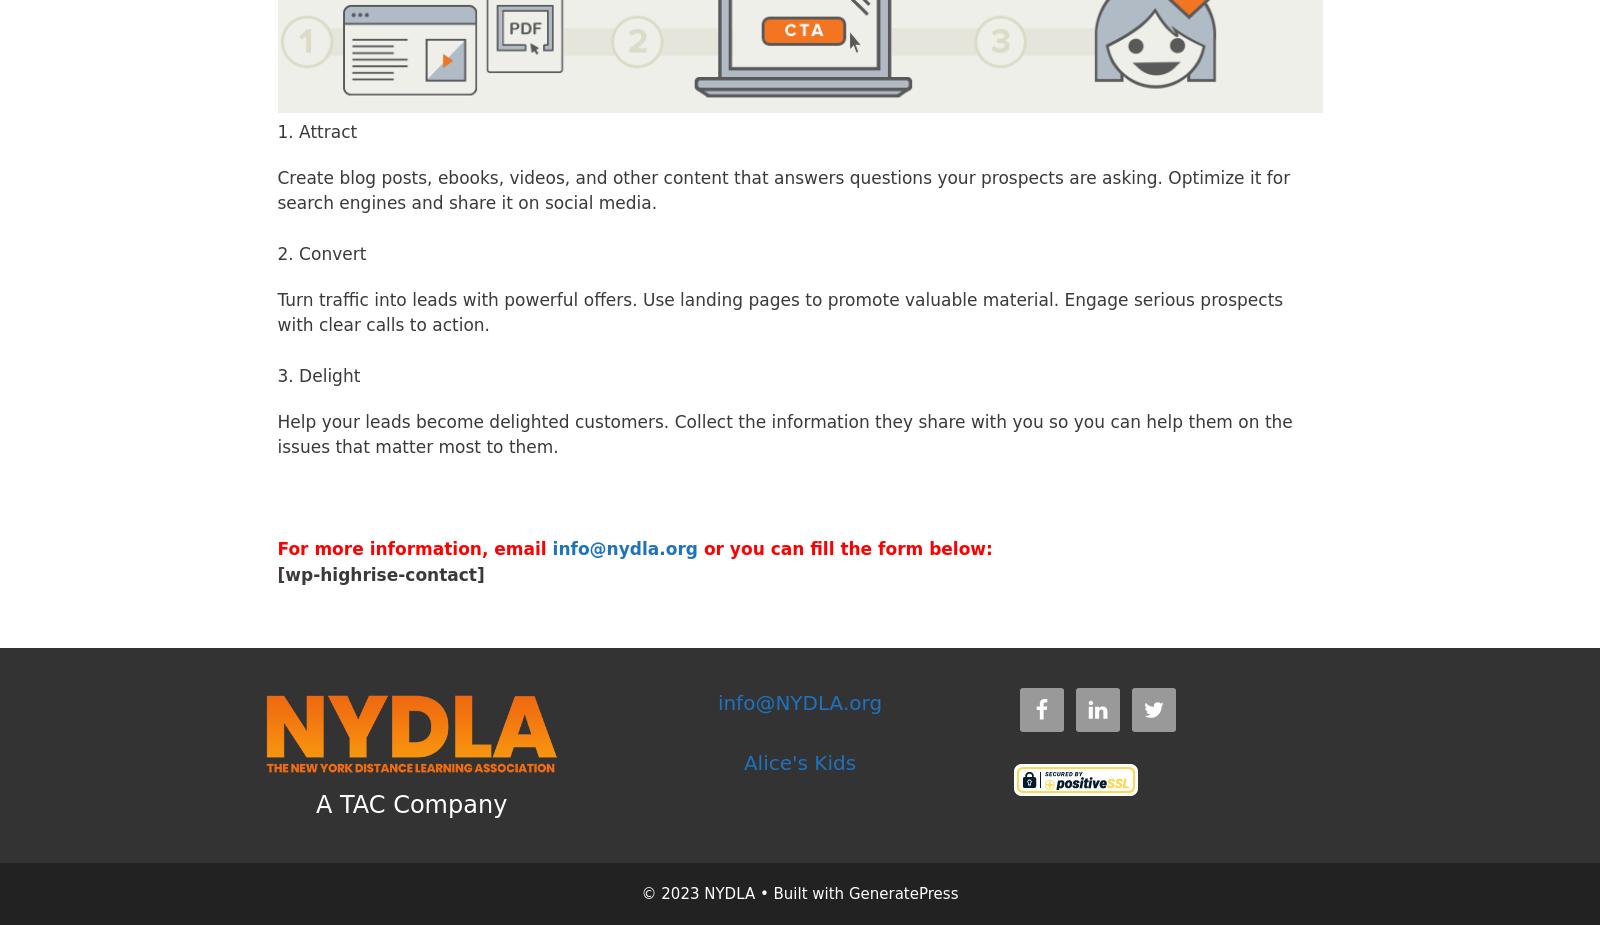 This screenshot has height=925, width=1600. I want to click on 'GeneratePress', so click(847, 894).